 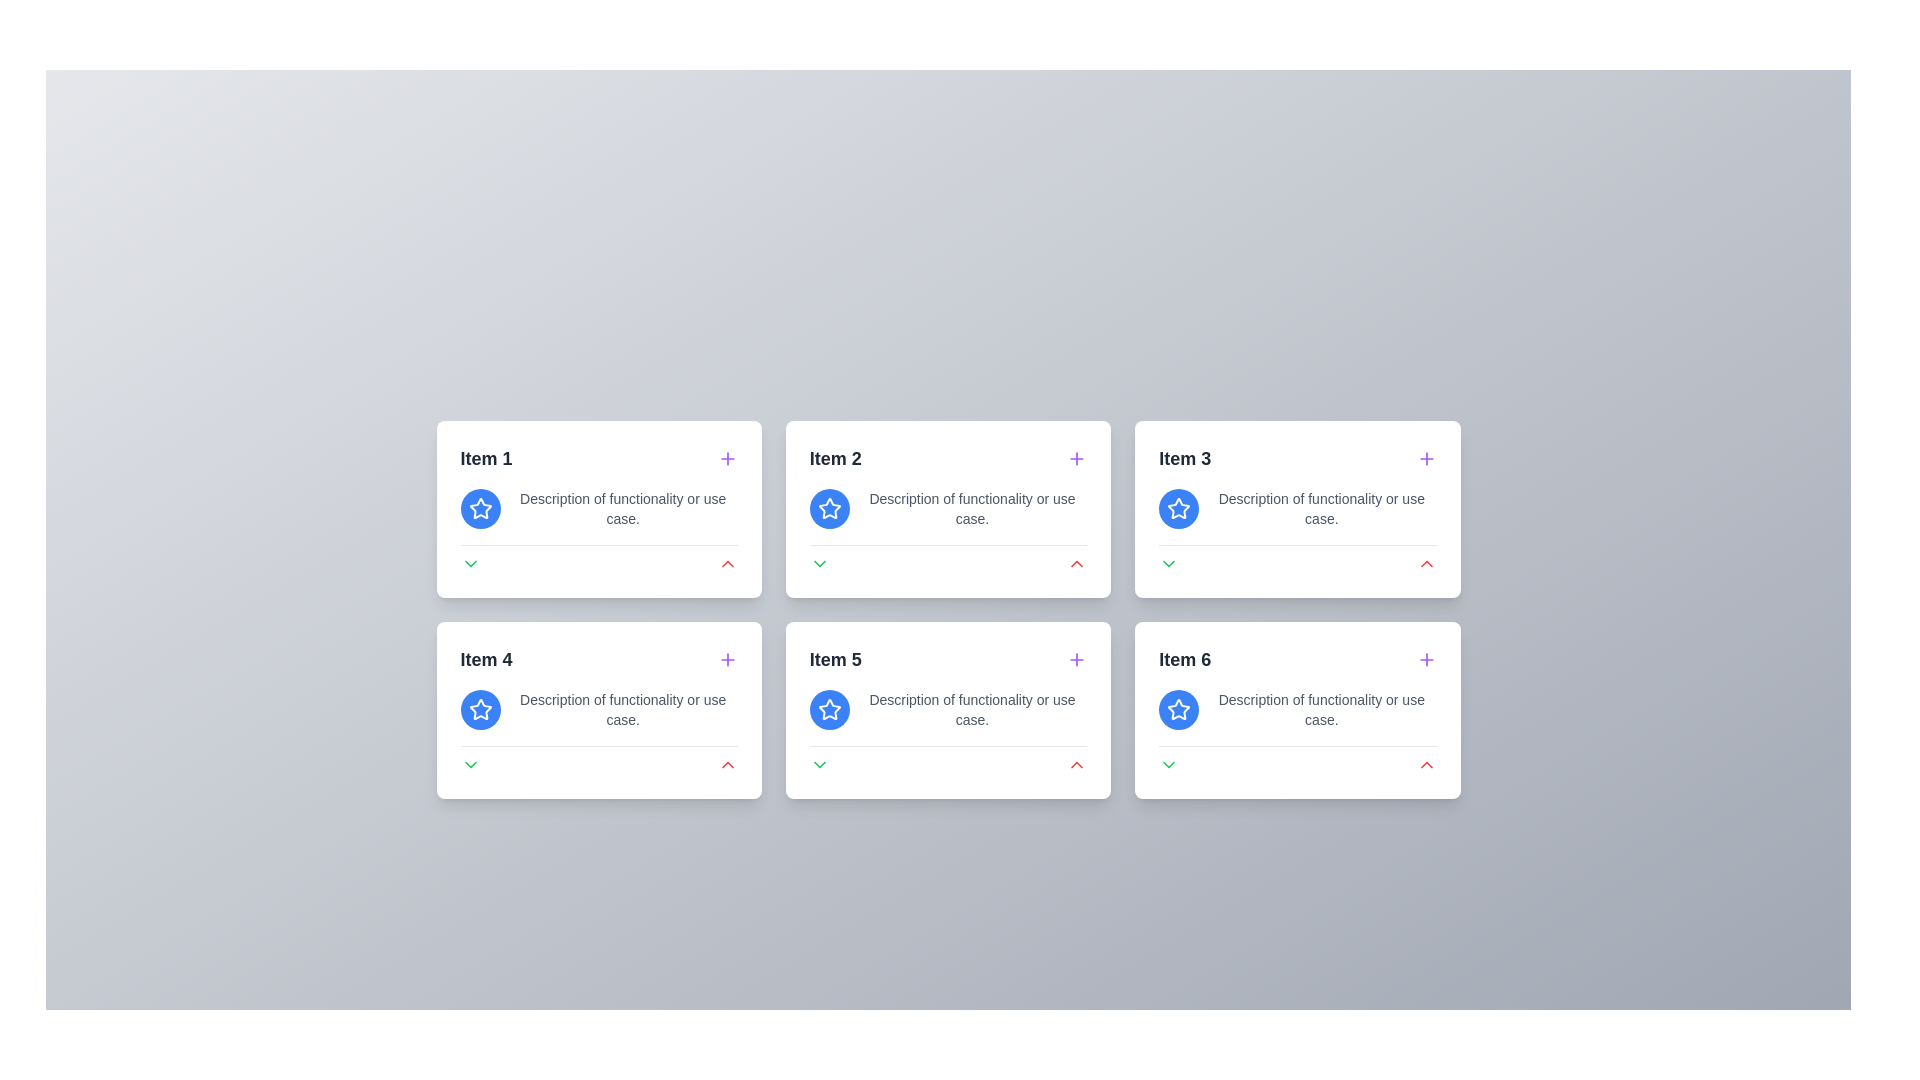 I want to click on the star-shaped icon with a blue outline and white fill on the 'Item 3' card, located in the top left section of the card, so click(x=1179, y=507).